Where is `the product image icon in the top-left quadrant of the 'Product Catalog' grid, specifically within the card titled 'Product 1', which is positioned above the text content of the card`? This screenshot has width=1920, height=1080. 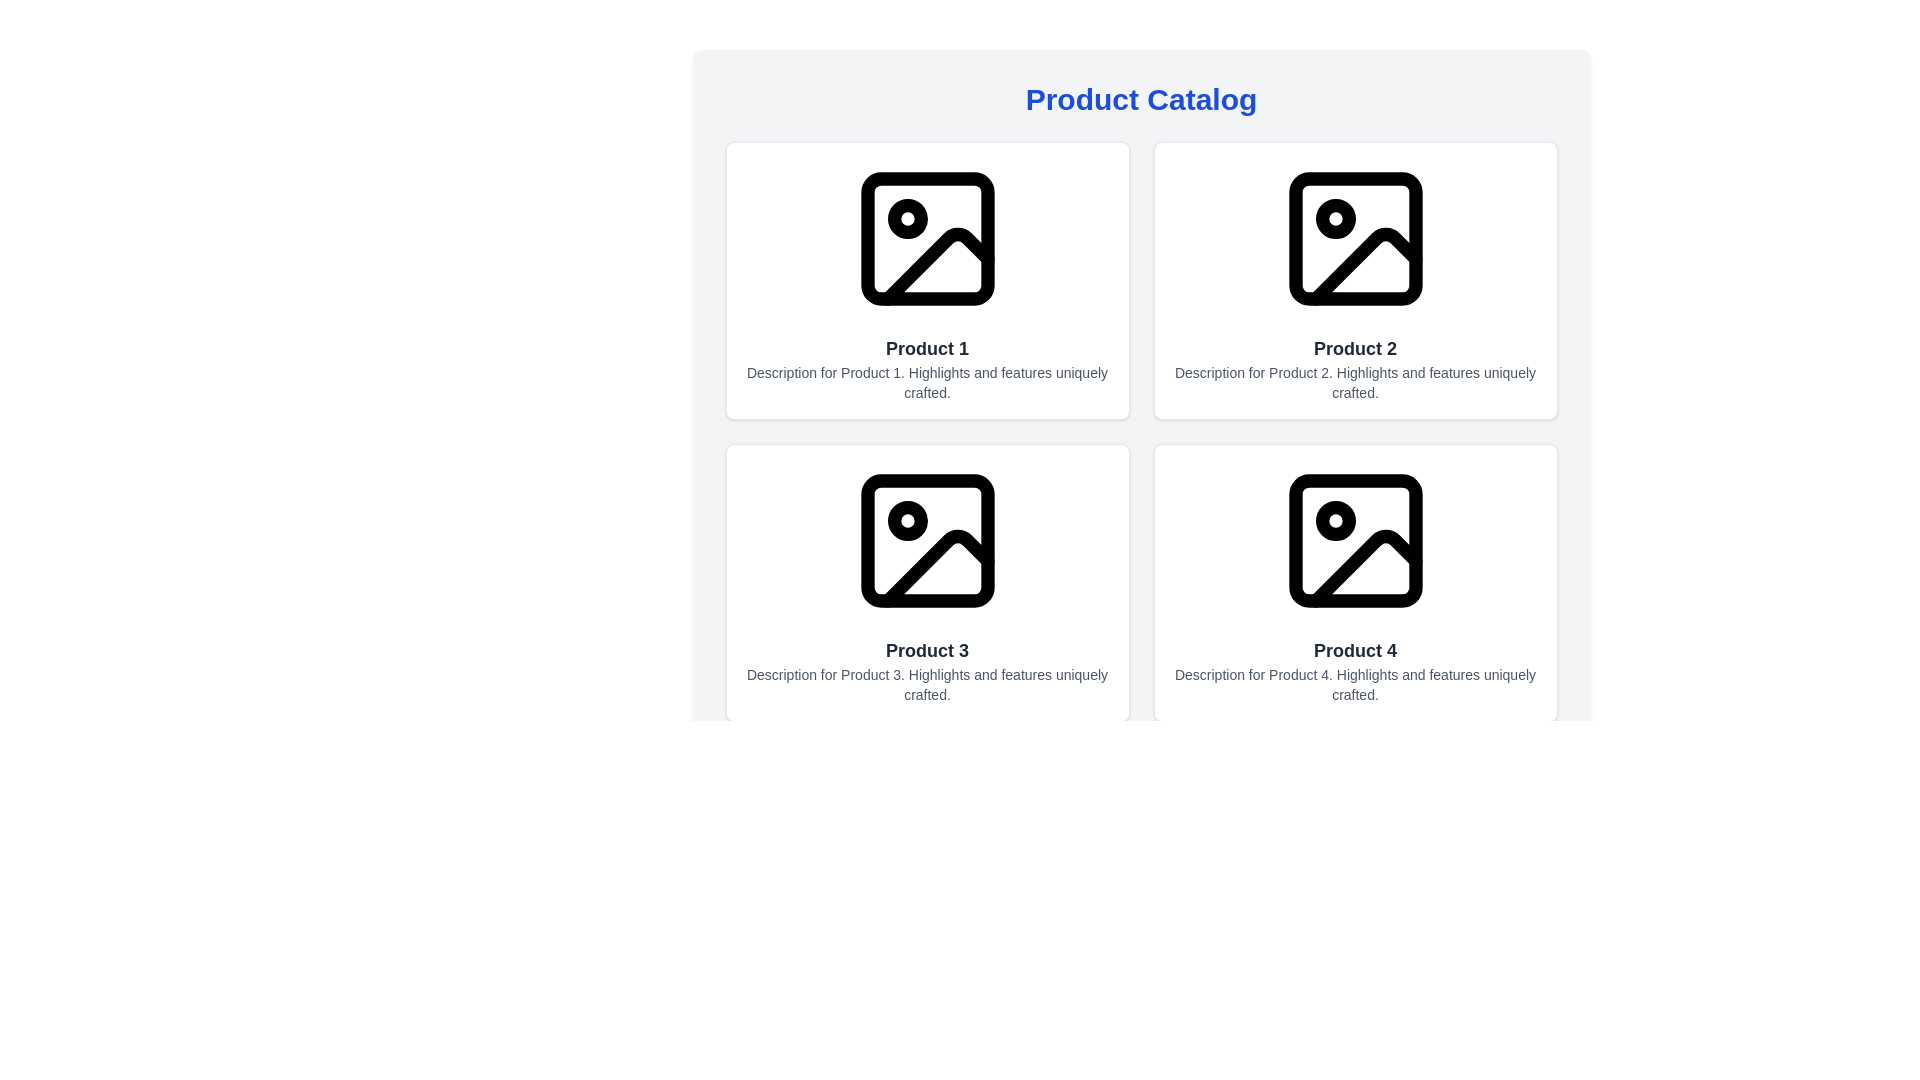
the product image icon in the top-left quadrant of the 'Product Catalog' grid, specifically within the card titled 'Product 1', which is positioned above the text content of the card is located at coordinates (926, 238).